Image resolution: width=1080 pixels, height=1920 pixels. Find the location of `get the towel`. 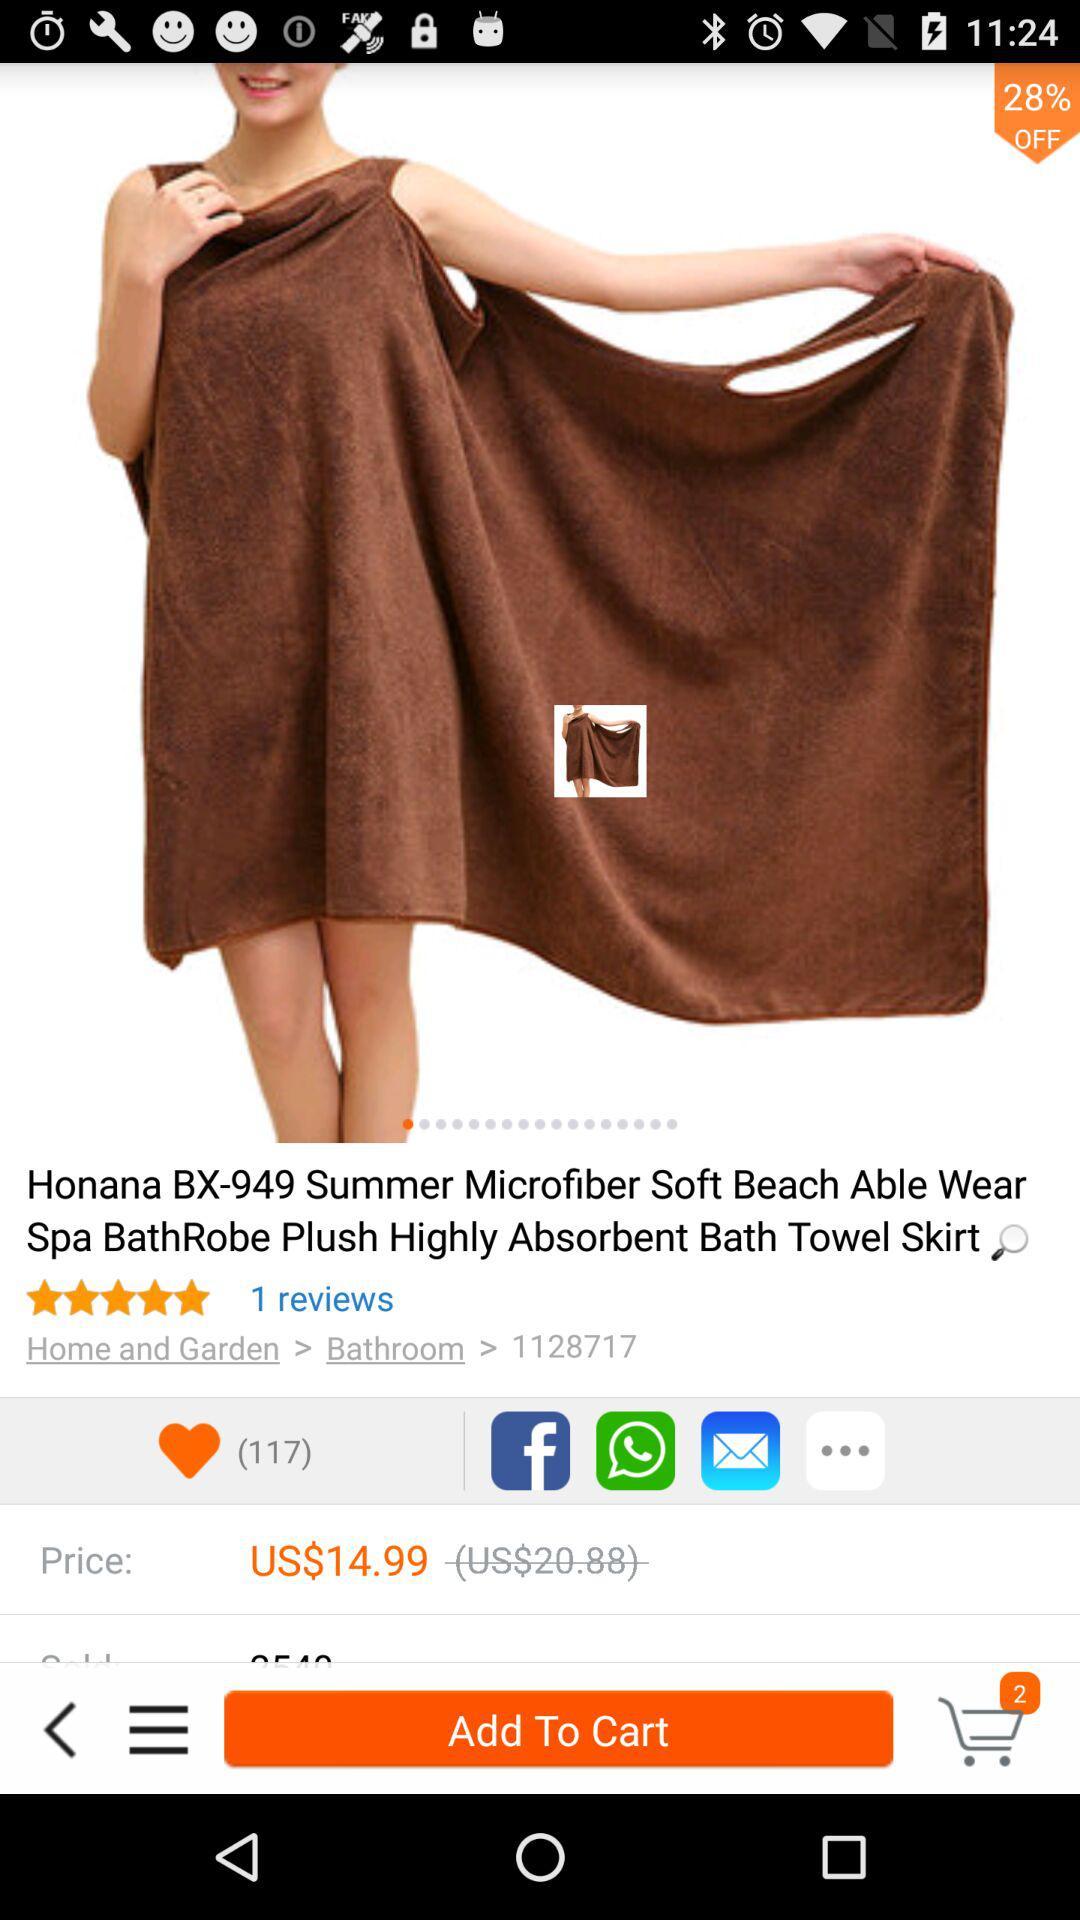

get the towel is located at coordinates (540, 602).